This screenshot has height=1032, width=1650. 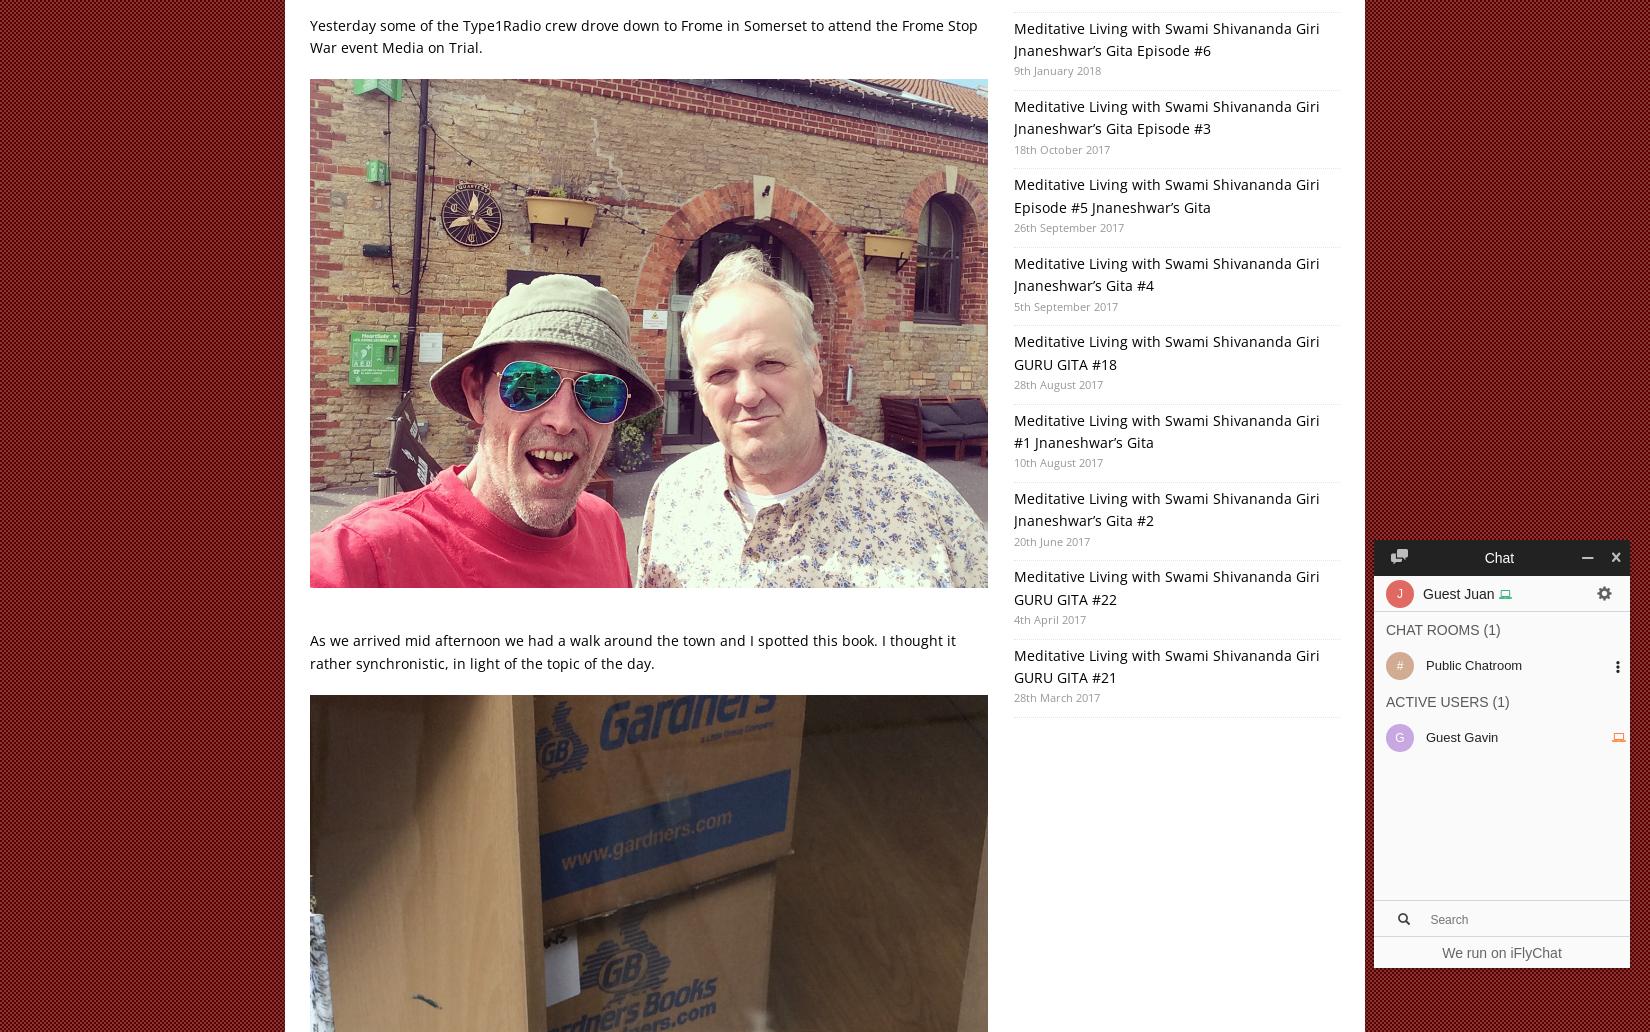 I want to click on '10th August 2017', so click(x=1057, y=461).